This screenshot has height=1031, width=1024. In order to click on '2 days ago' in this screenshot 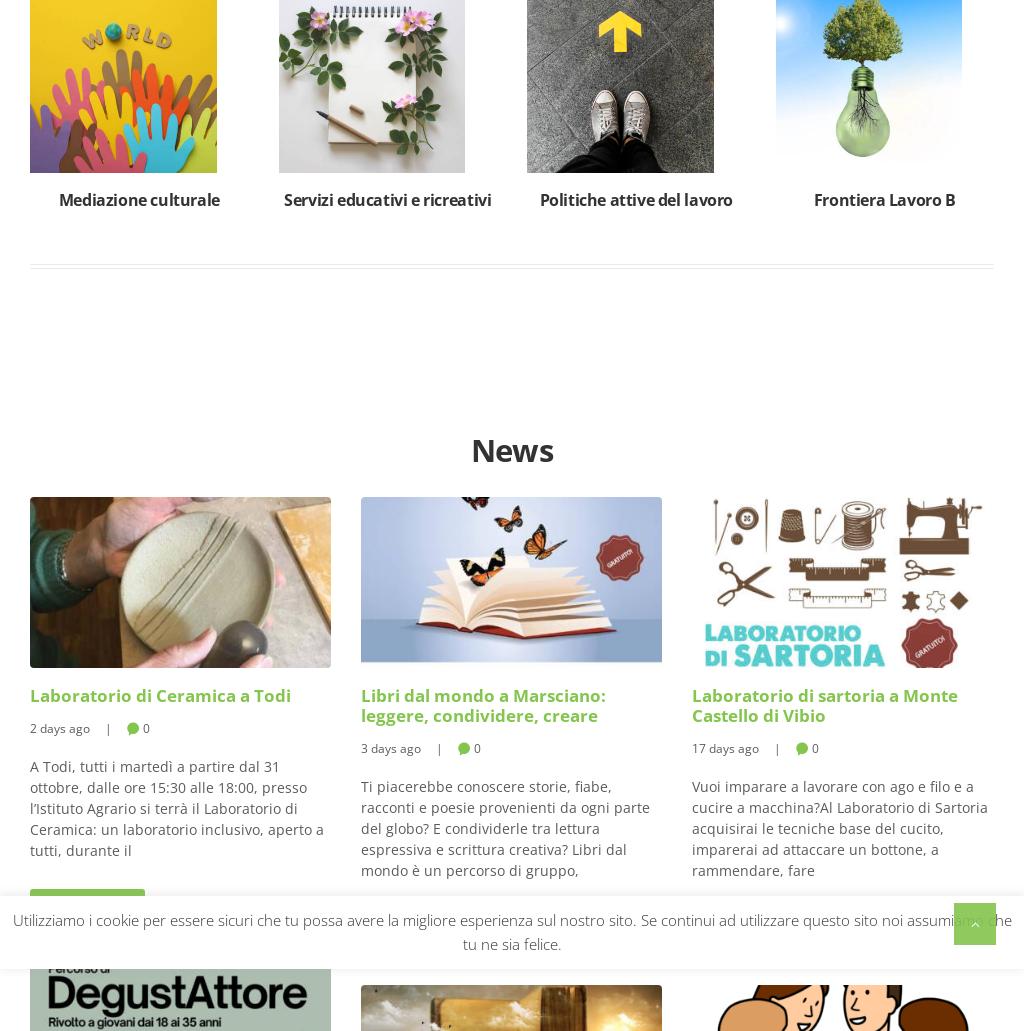, I will do `click(59, 725)`.